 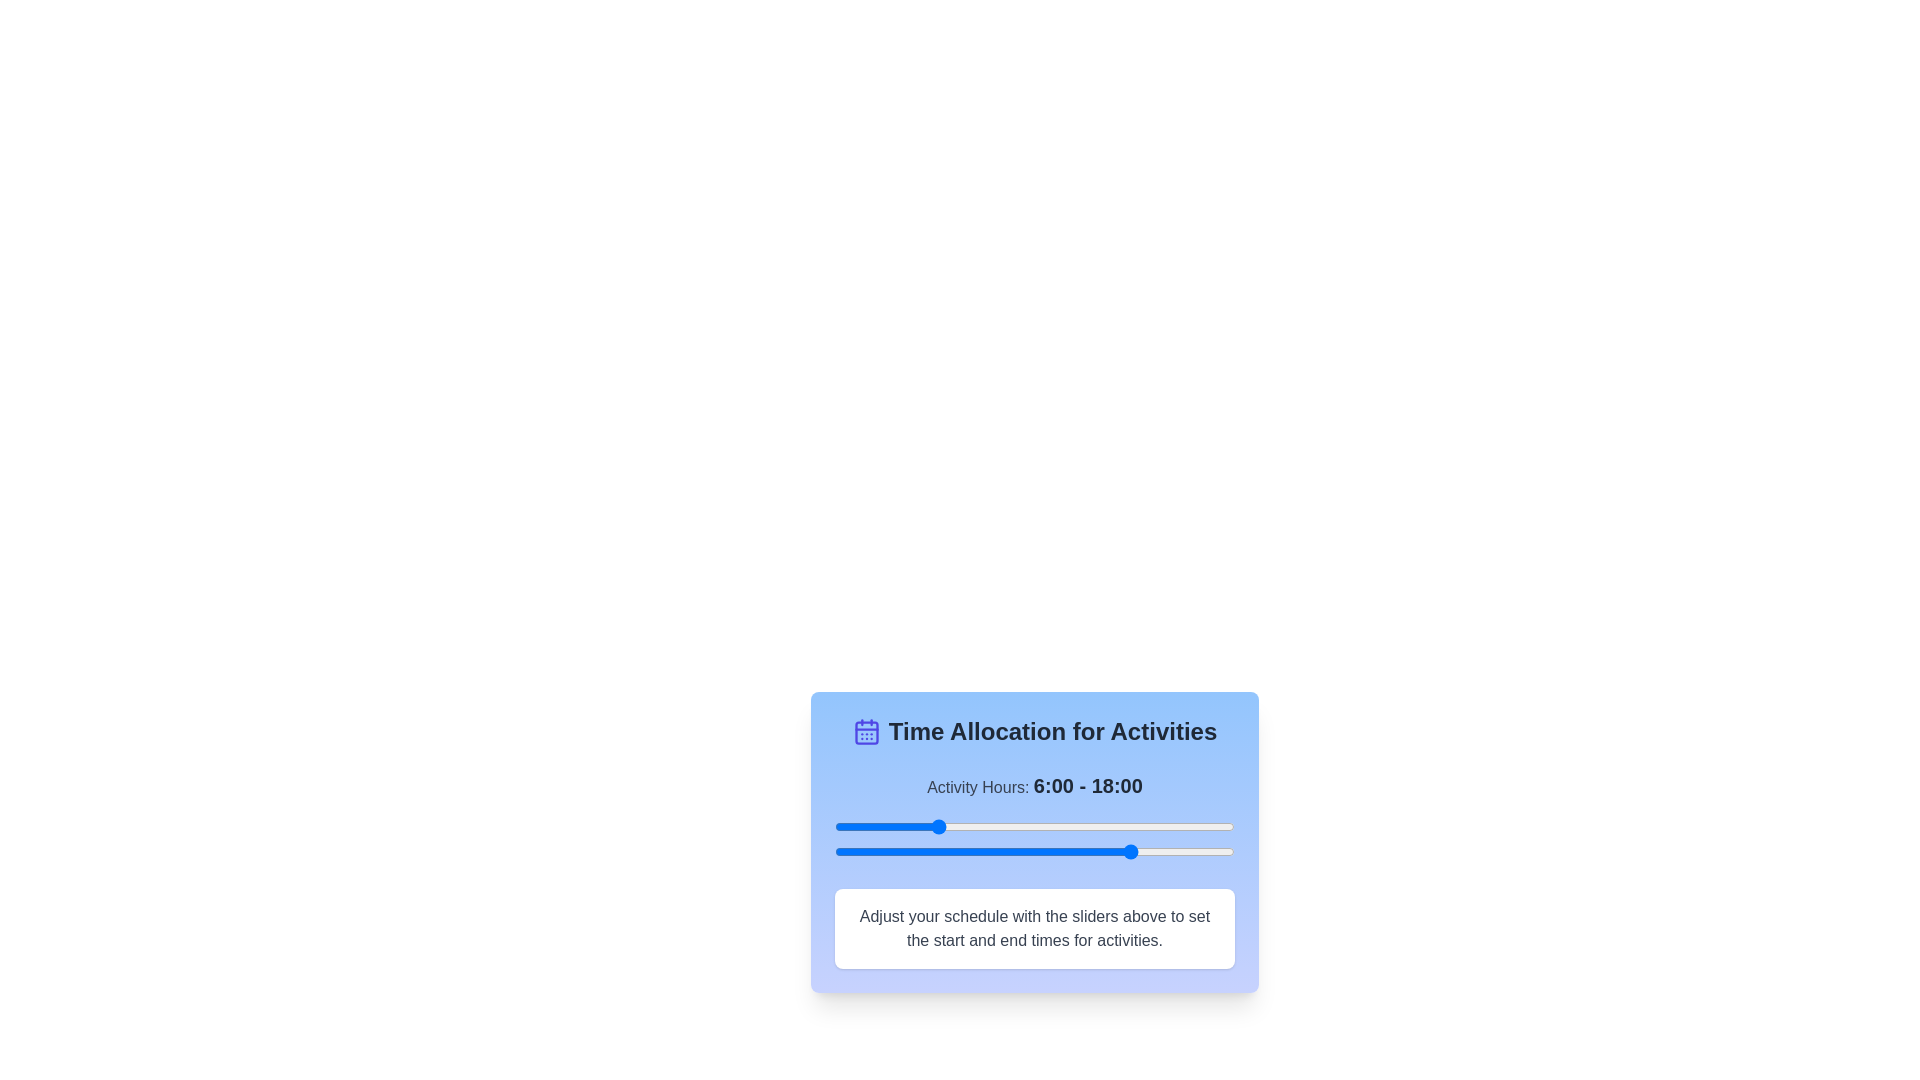 What do you see at coordinates (1001, 826) in the screenshot?
I see `the start time to 10 hours using the left slider` at bounding box center [1001, 826].